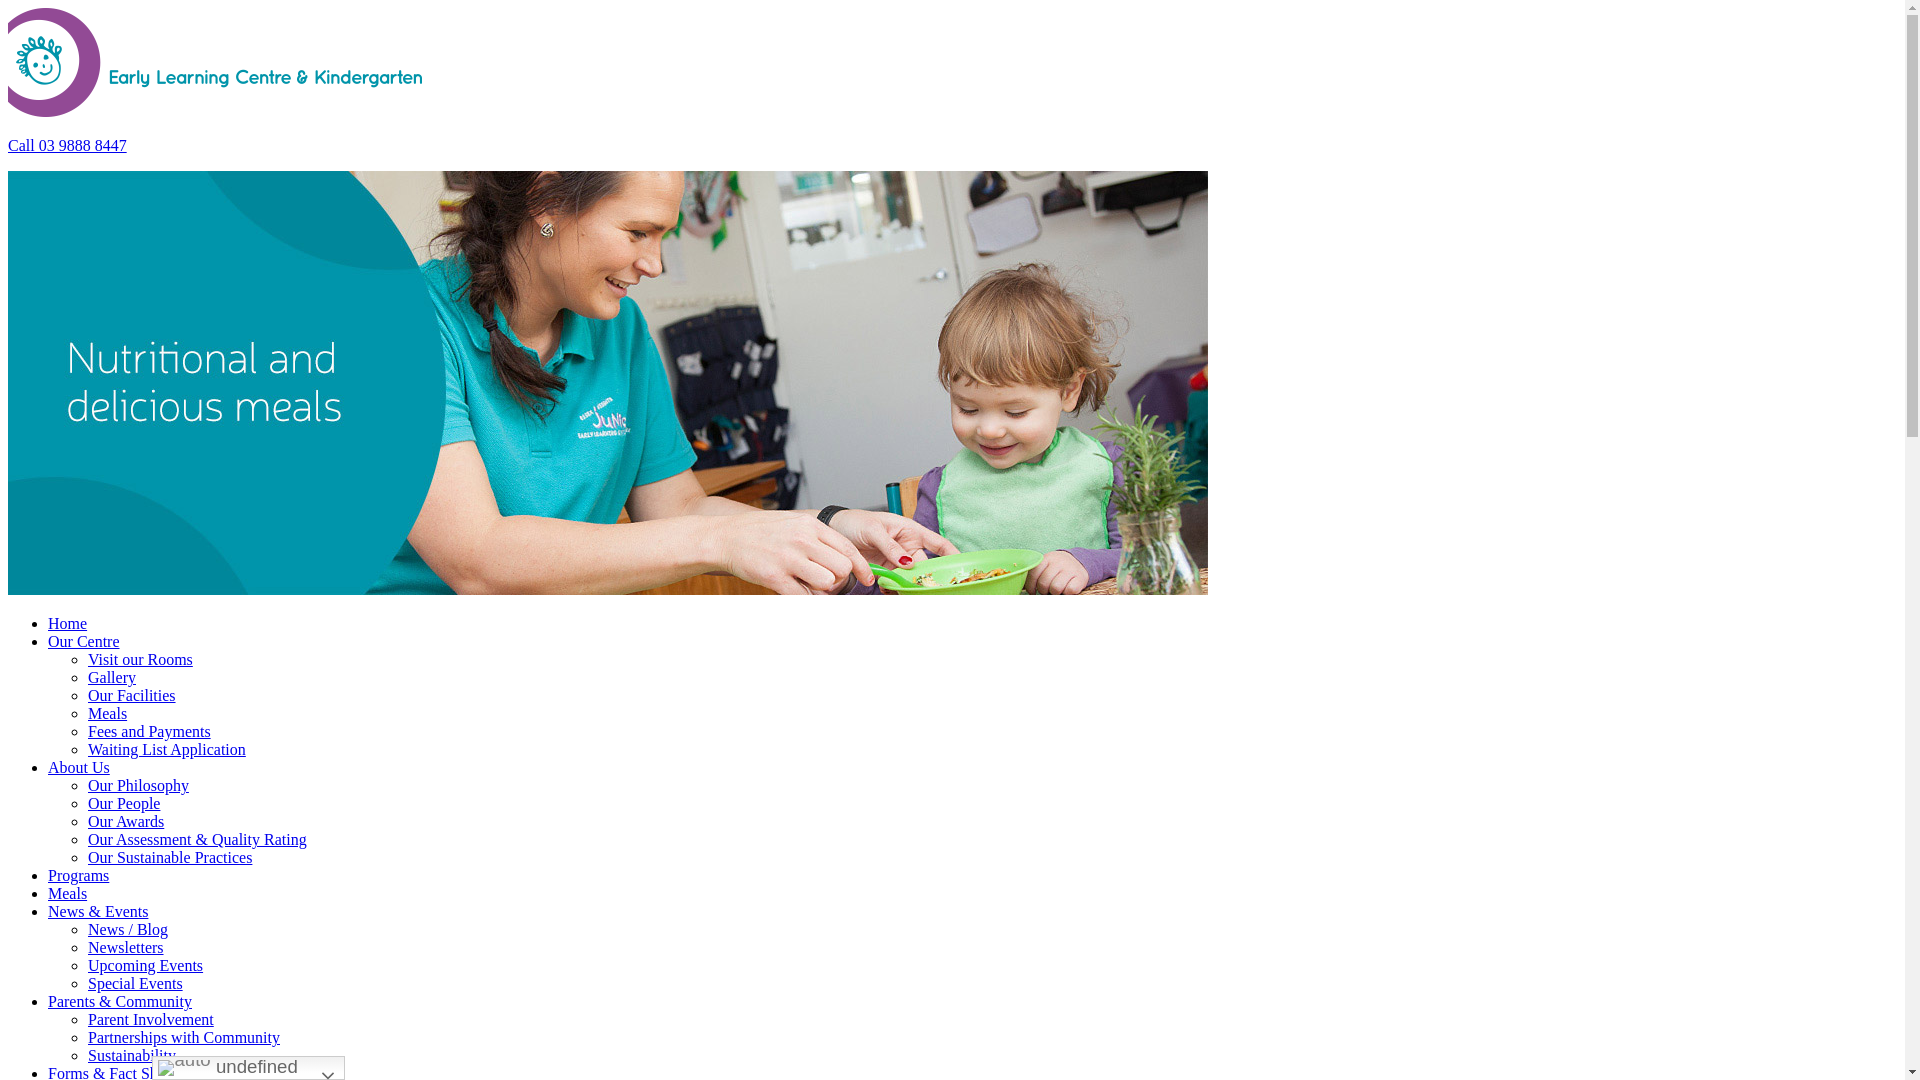  Describe the element at coordinates (48, 1001) in the screenshot. I see `'Parents & Community'` at that location.